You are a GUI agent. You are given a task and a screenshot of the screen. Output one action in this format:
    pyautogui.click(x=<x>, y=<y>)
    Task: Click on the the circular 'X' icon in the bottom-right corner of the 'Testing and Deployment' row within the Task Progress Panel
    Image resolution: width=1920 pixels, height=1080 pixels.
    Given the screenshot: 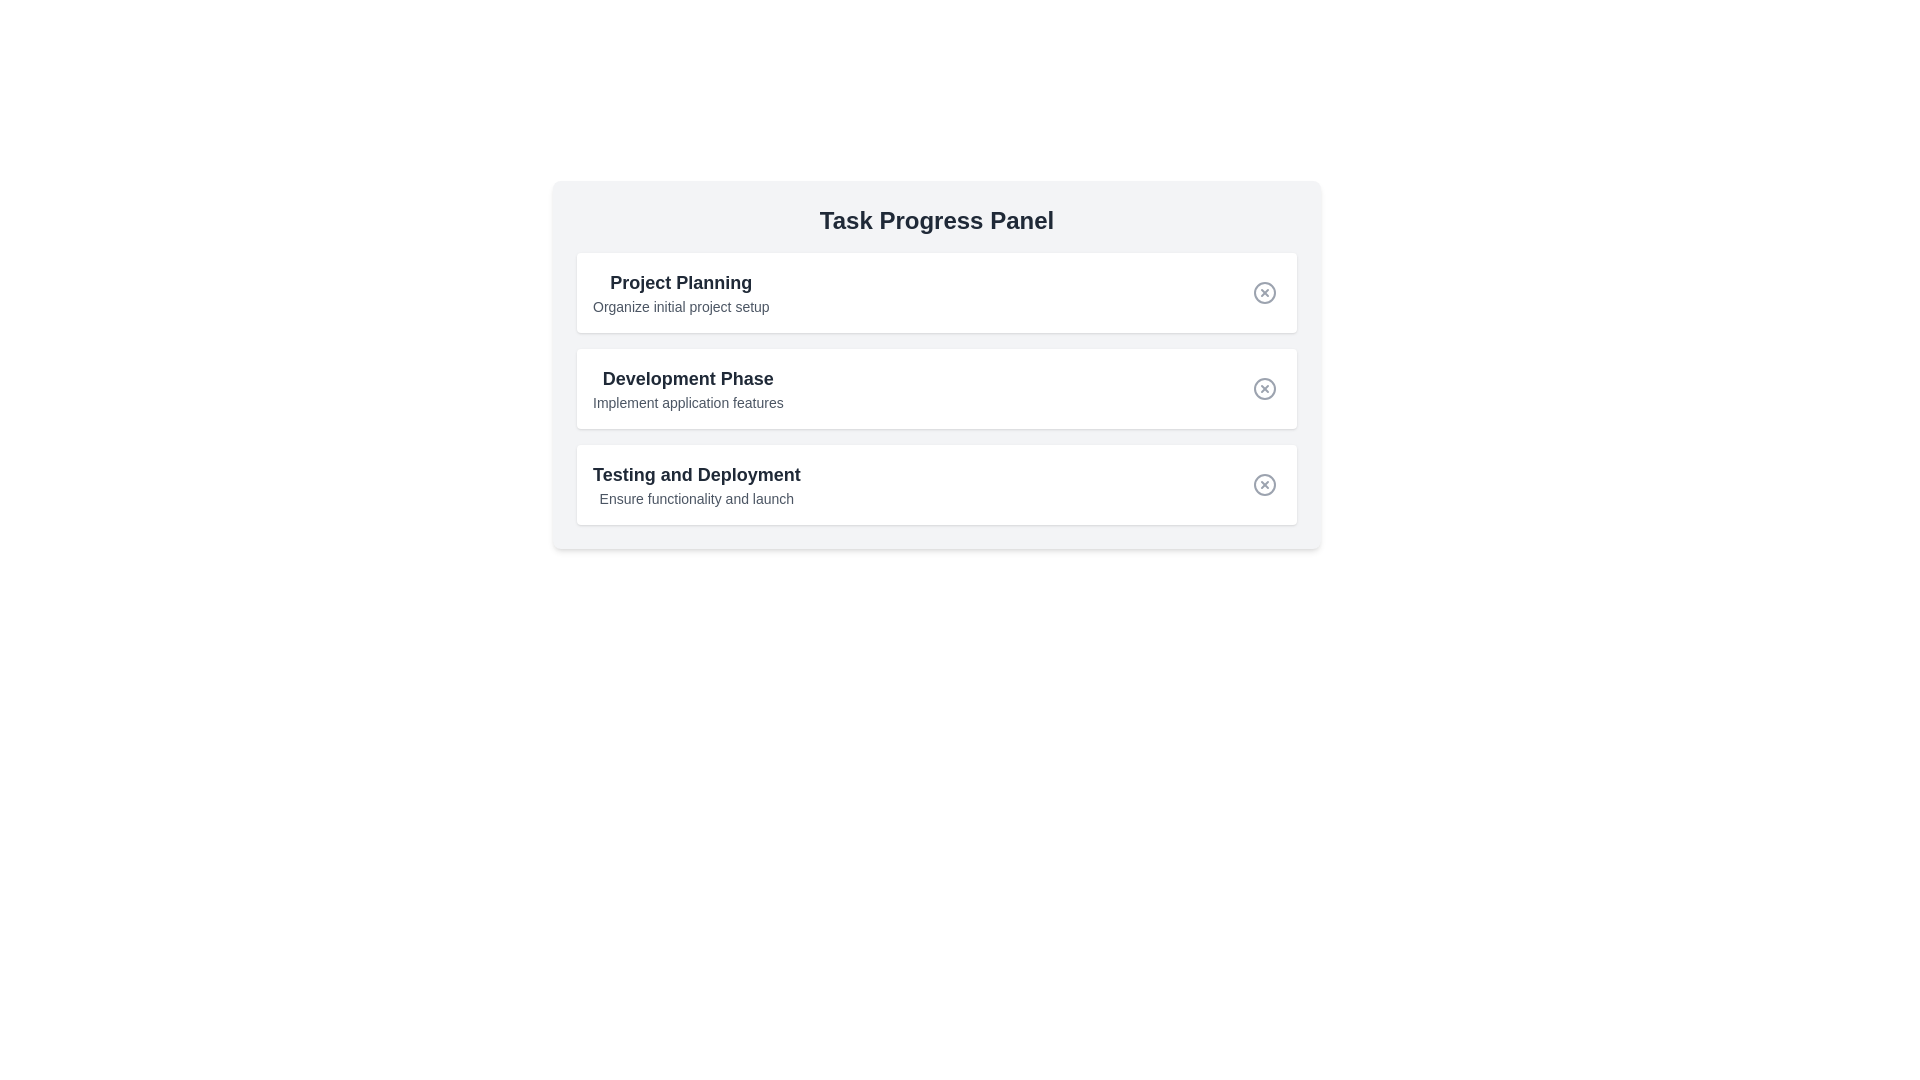 What is the action you would take?
    pyautogui.click(x=1264, y=485)
    